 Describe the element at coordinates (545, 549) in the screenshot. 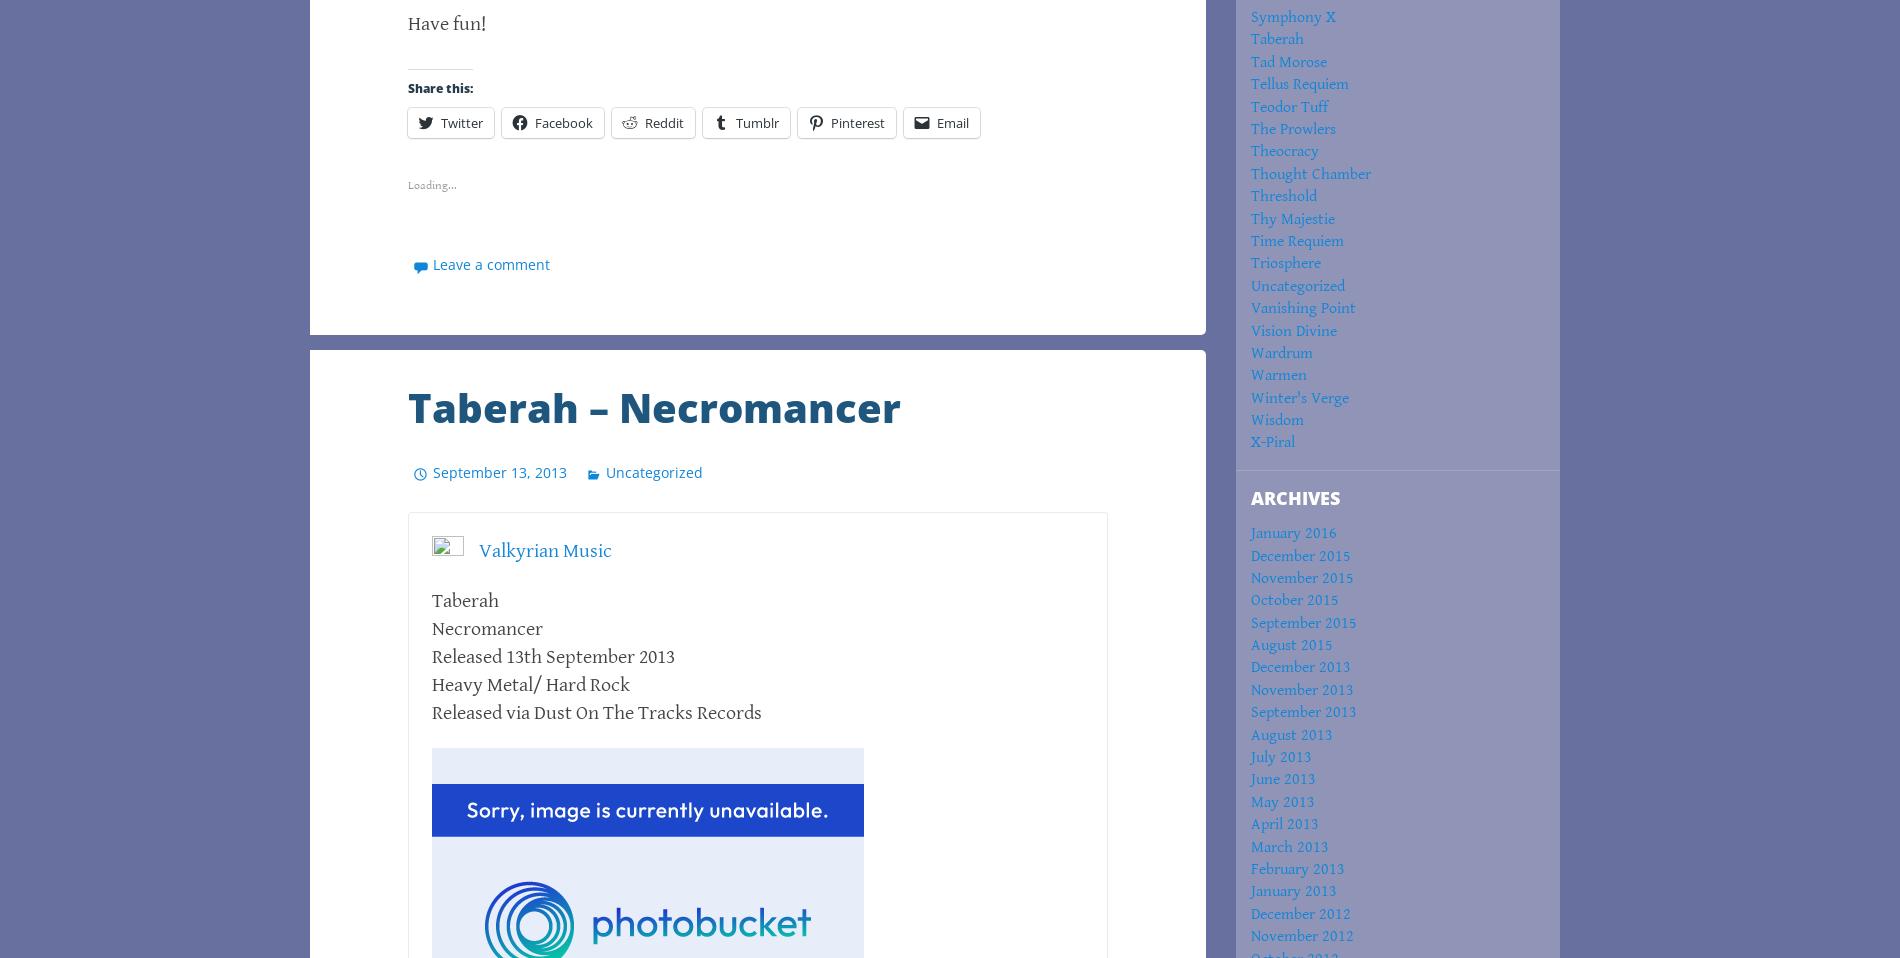

I see `'Valkyrian Music'` at that location.